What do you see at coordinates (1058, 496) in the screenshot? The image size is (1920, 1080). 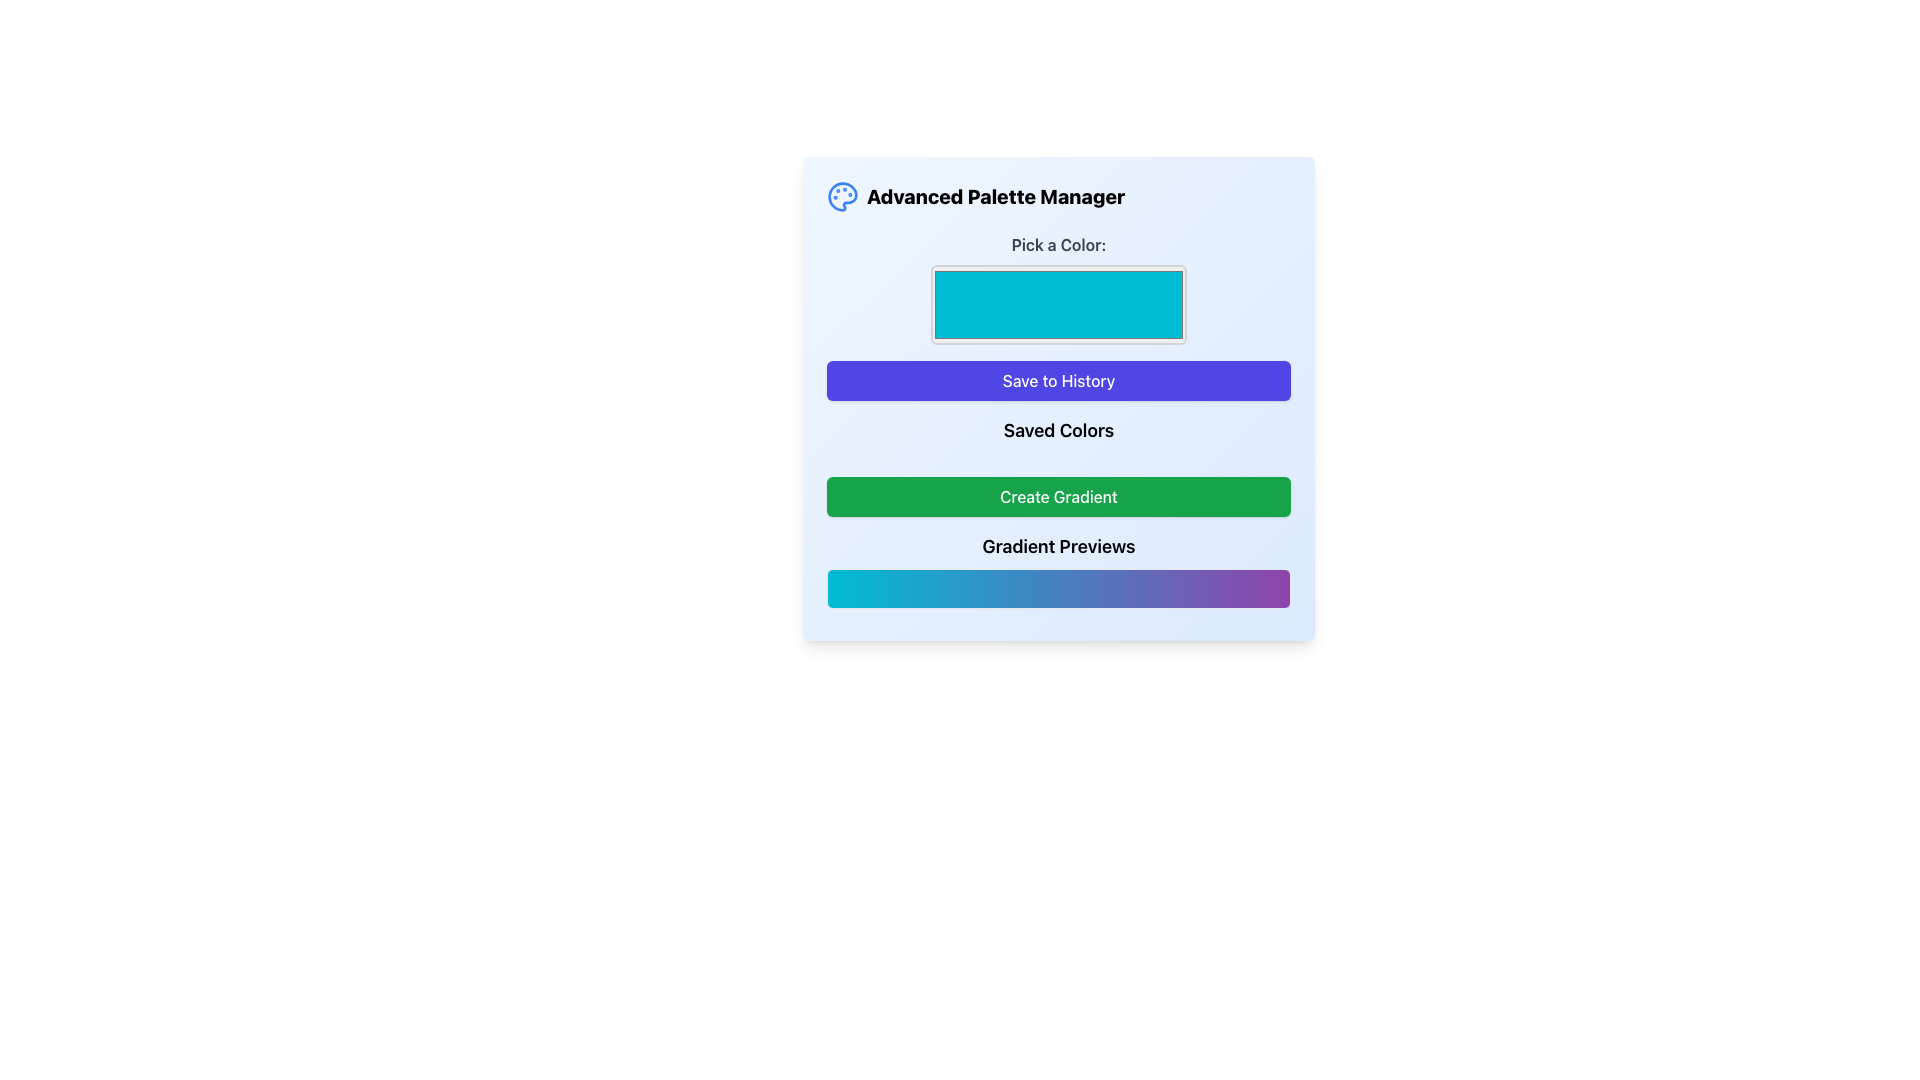 I see `the button in the 'Advanced Palette Manager' interface that triggers the creation of a gradient, located below the 'Save to History' button and above the 'Gradient Previews' section` at bounding box center [1058, 496].